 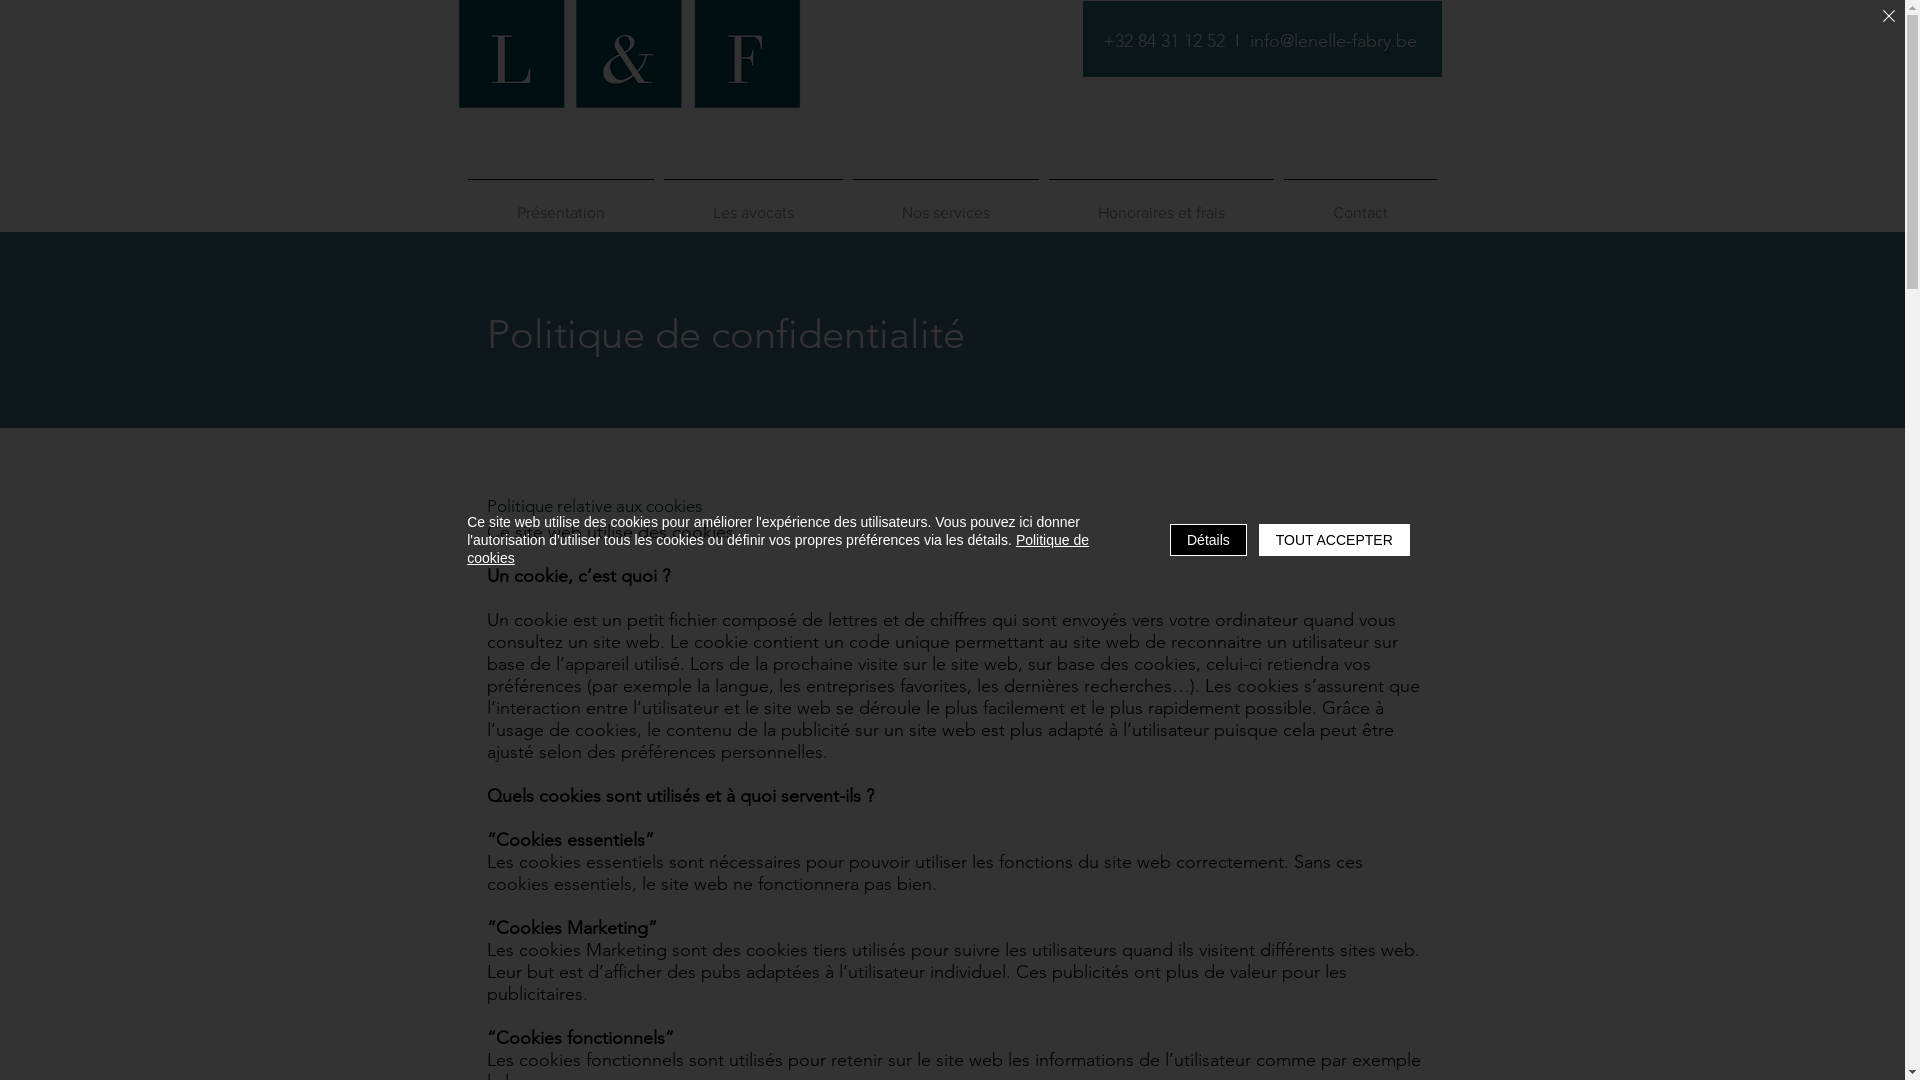 I want to click on 'Nos services', so click(x=944, y=204).